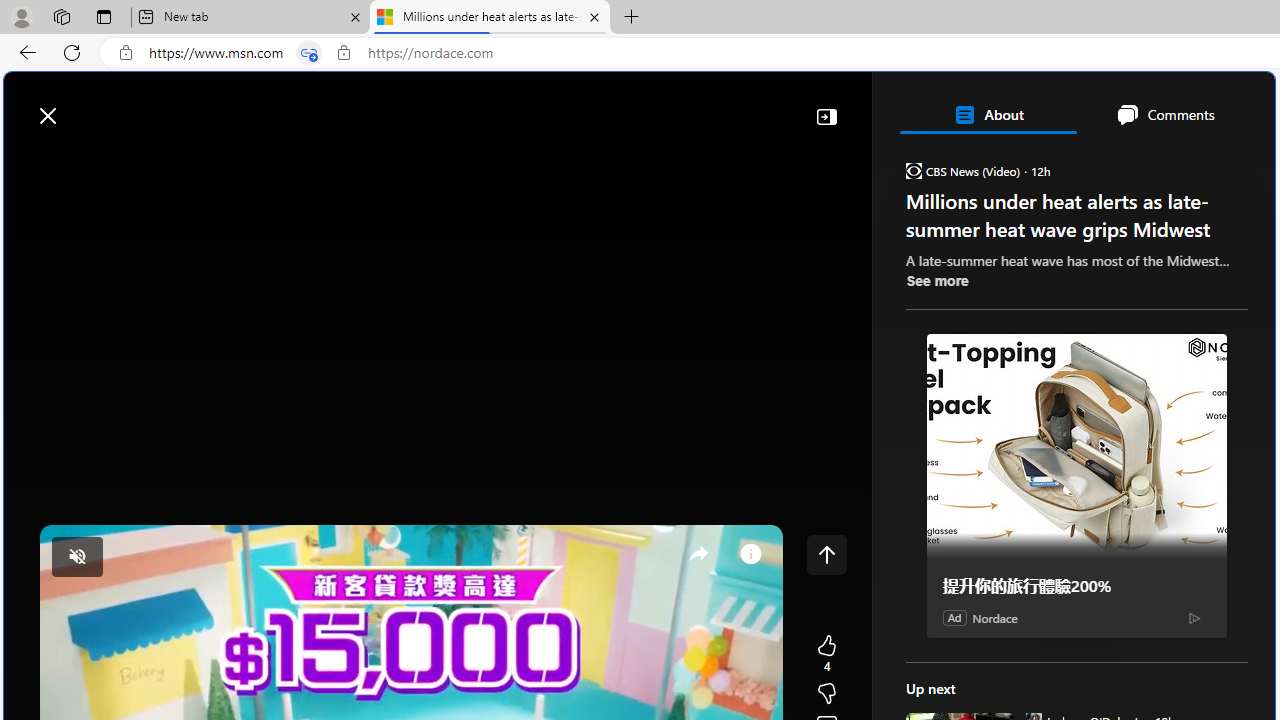 This screenshot has height=720, width=1280. I want to click on 'Open settings', so click(1229, 105).